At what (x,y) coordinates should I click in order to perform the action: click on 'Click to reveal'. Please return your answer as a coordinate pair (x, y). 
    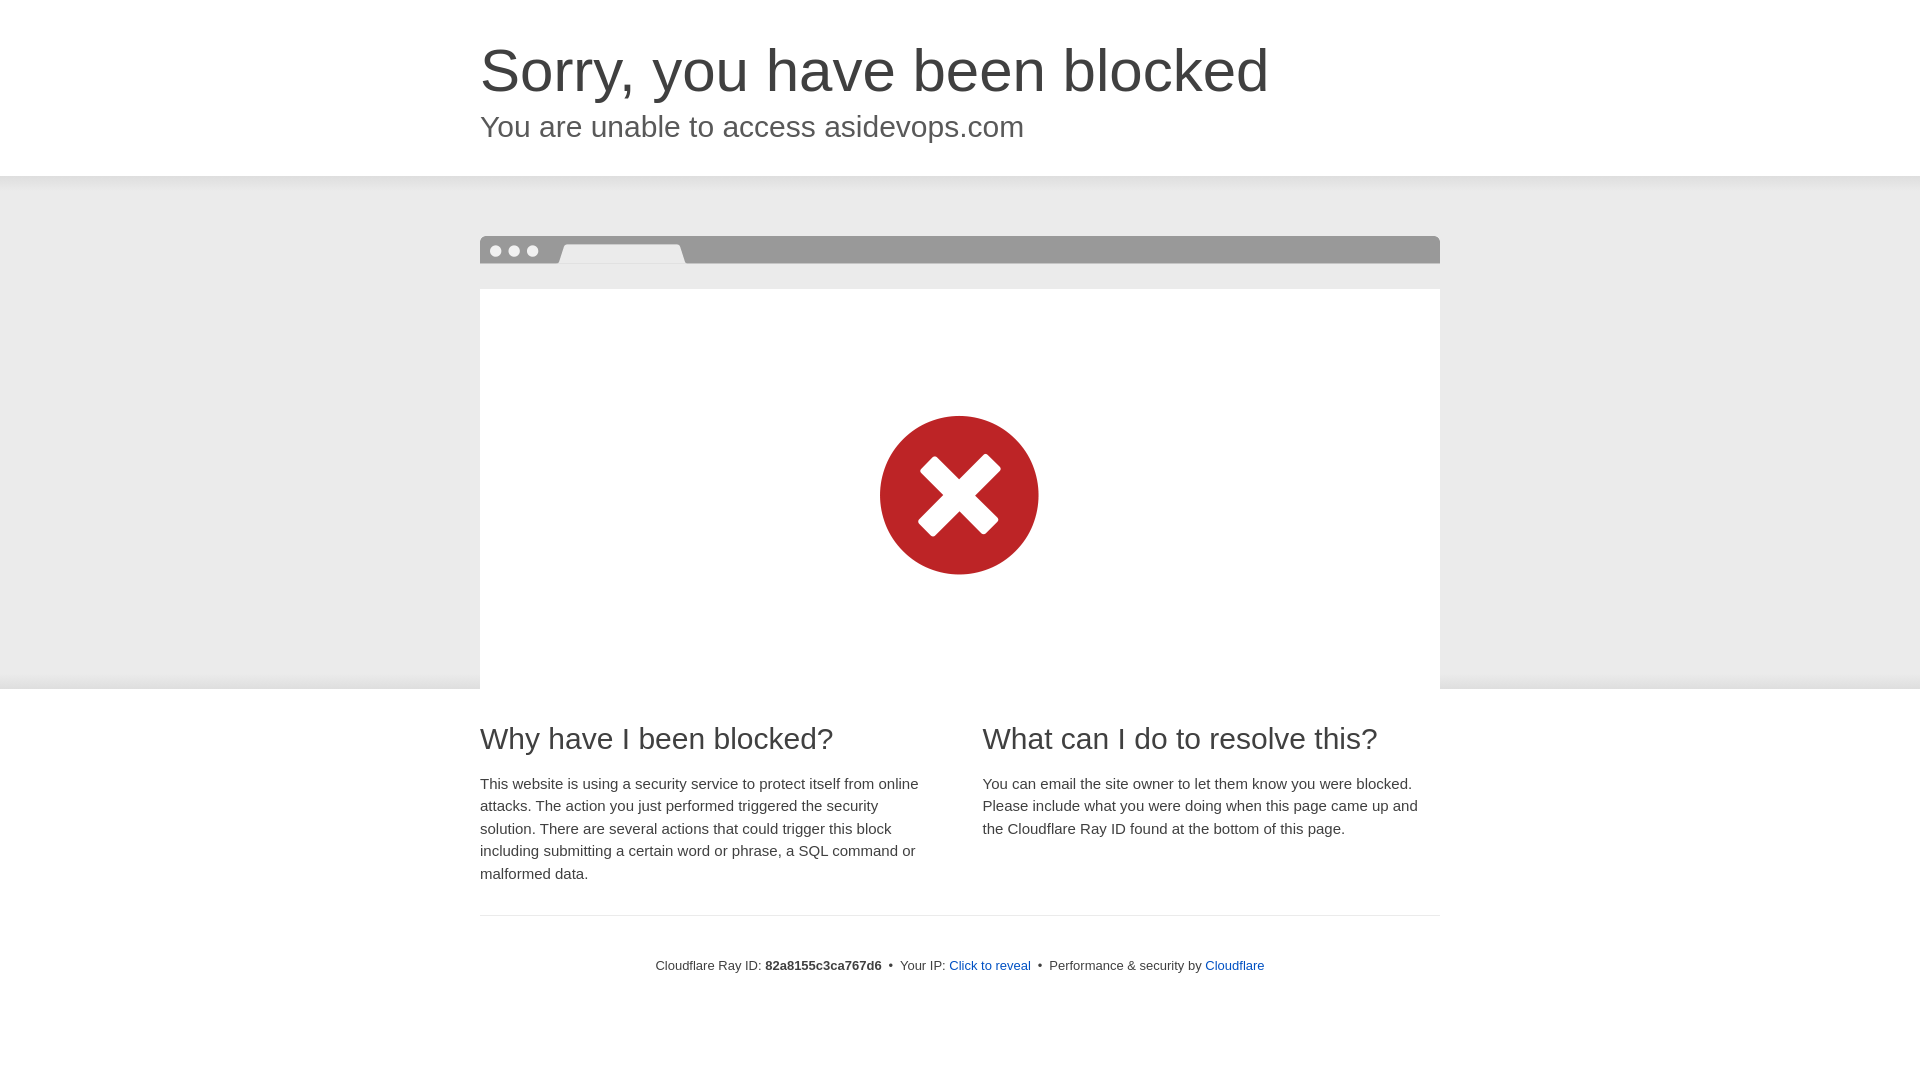
    Looking at the image, I should click on (989, 964).